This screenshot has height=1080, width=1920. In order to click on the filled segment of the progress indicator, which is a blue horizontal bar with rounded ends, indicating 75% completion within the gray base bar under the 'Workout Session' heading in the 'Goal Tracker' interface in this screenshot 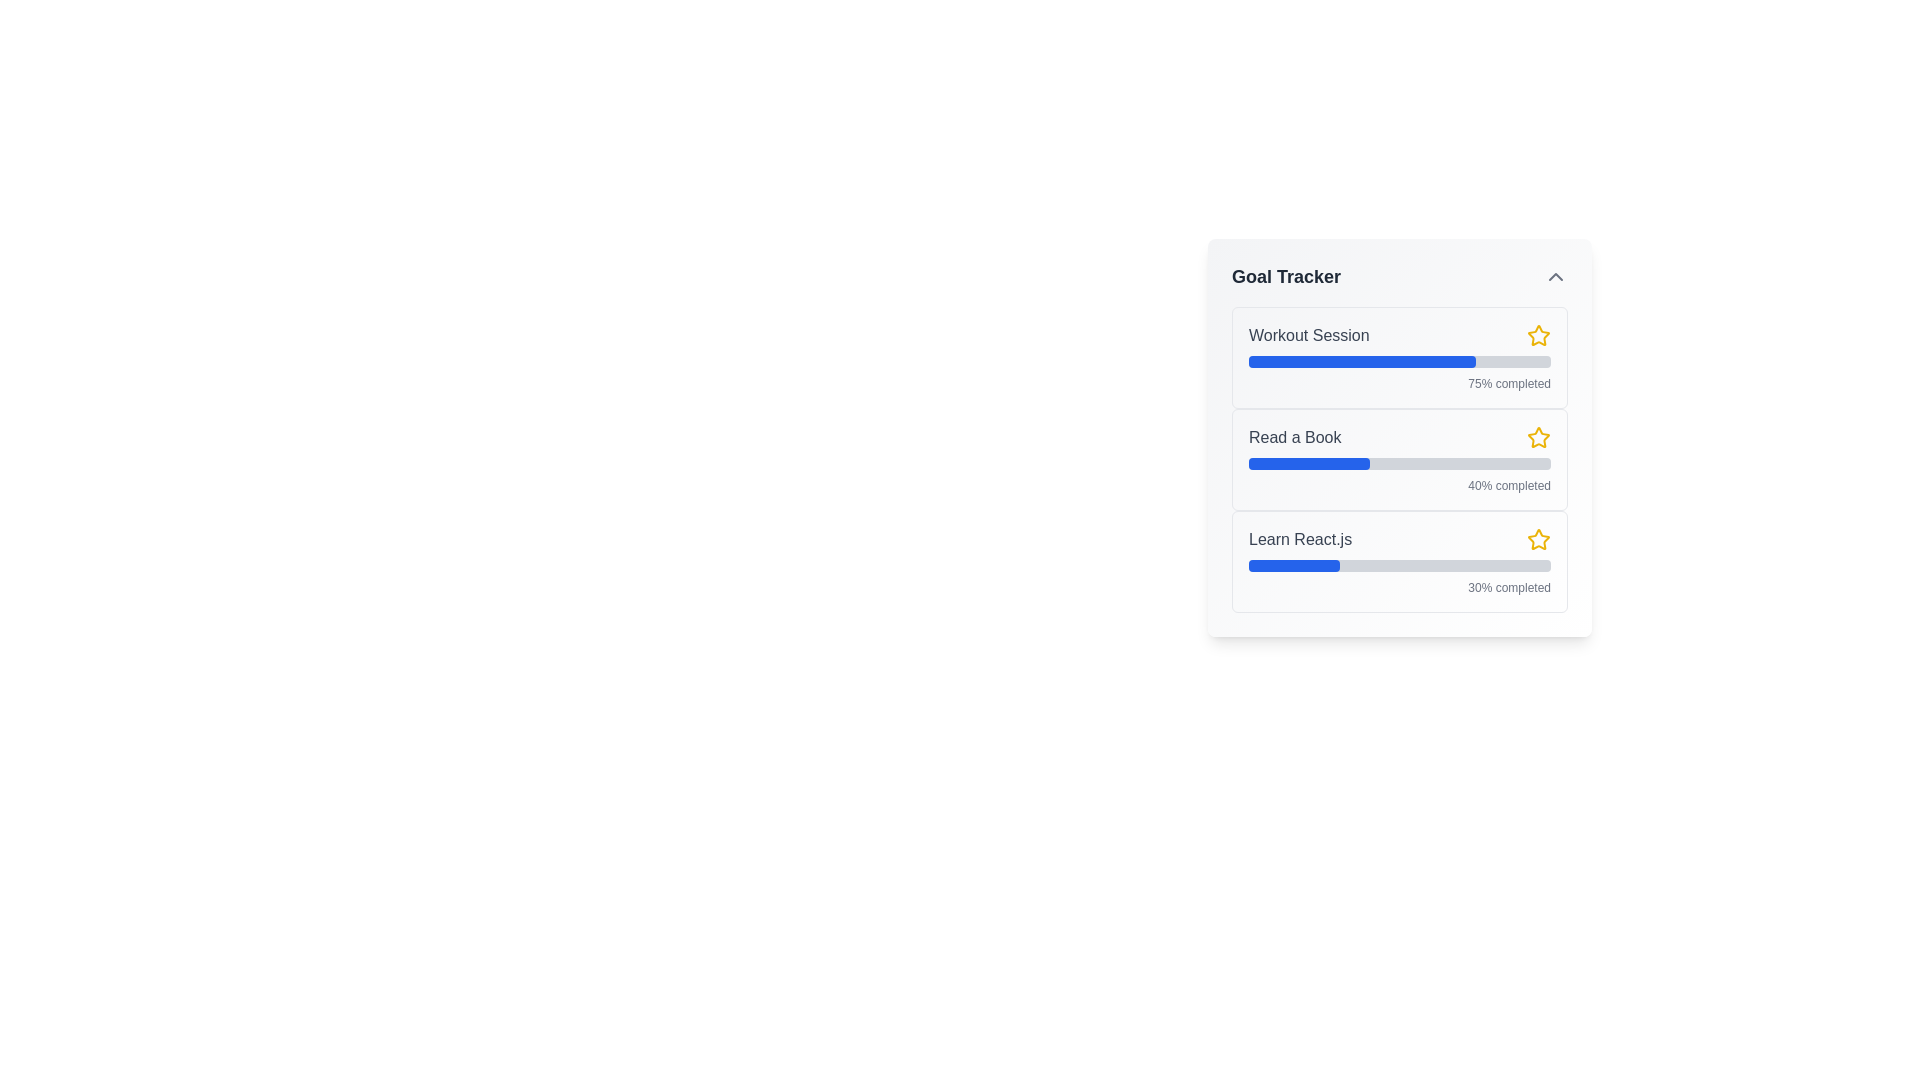, I will do `click(1361, 362)`.